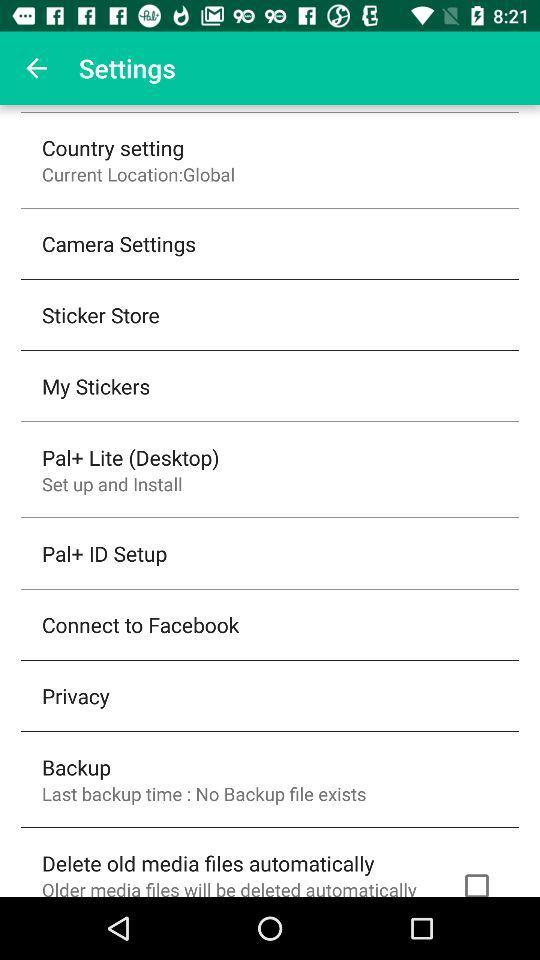  Describe the element at coordinates (203, 793) in the screenshot. I see `the icon above the delete old media icon` at that location.